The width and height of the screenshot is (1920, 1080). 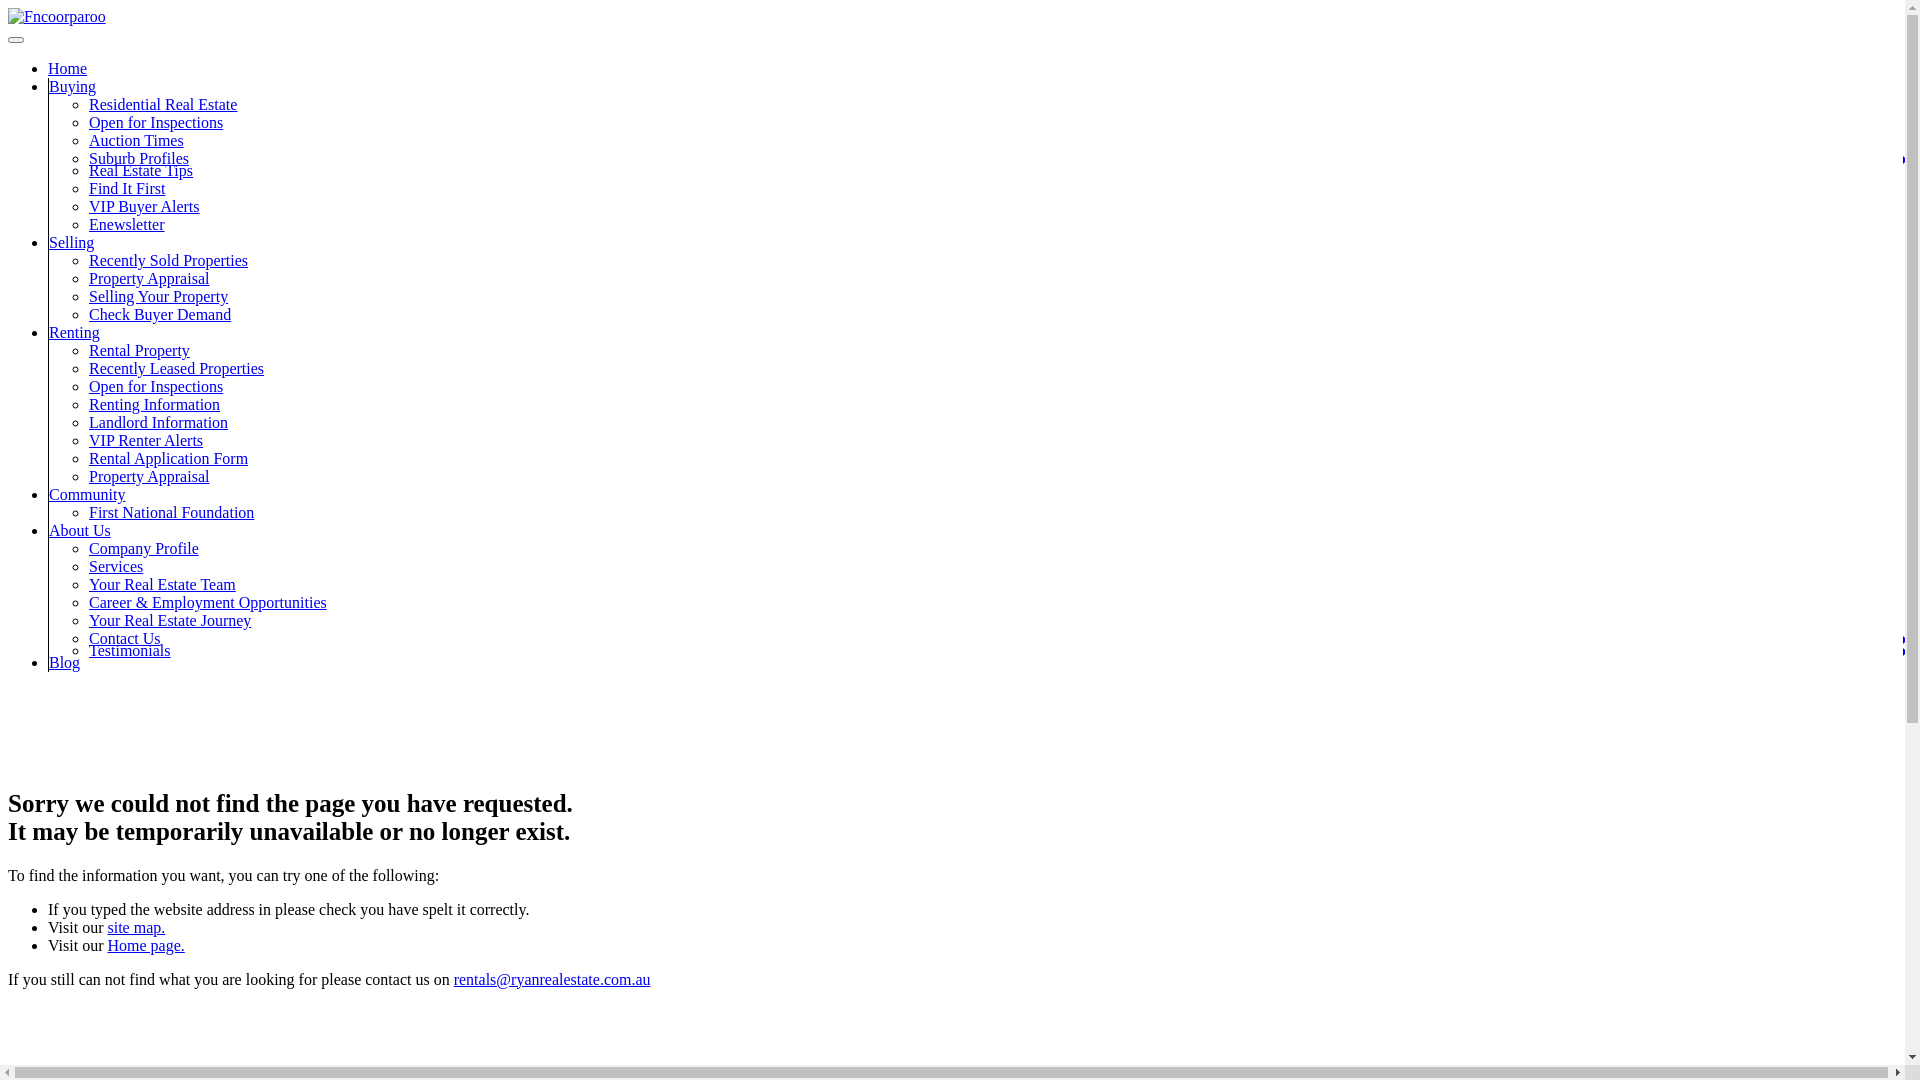 What do you see at coordinates (88, 566) in the screenshot?
I see `'Services'` at bounding box center [88, 566].